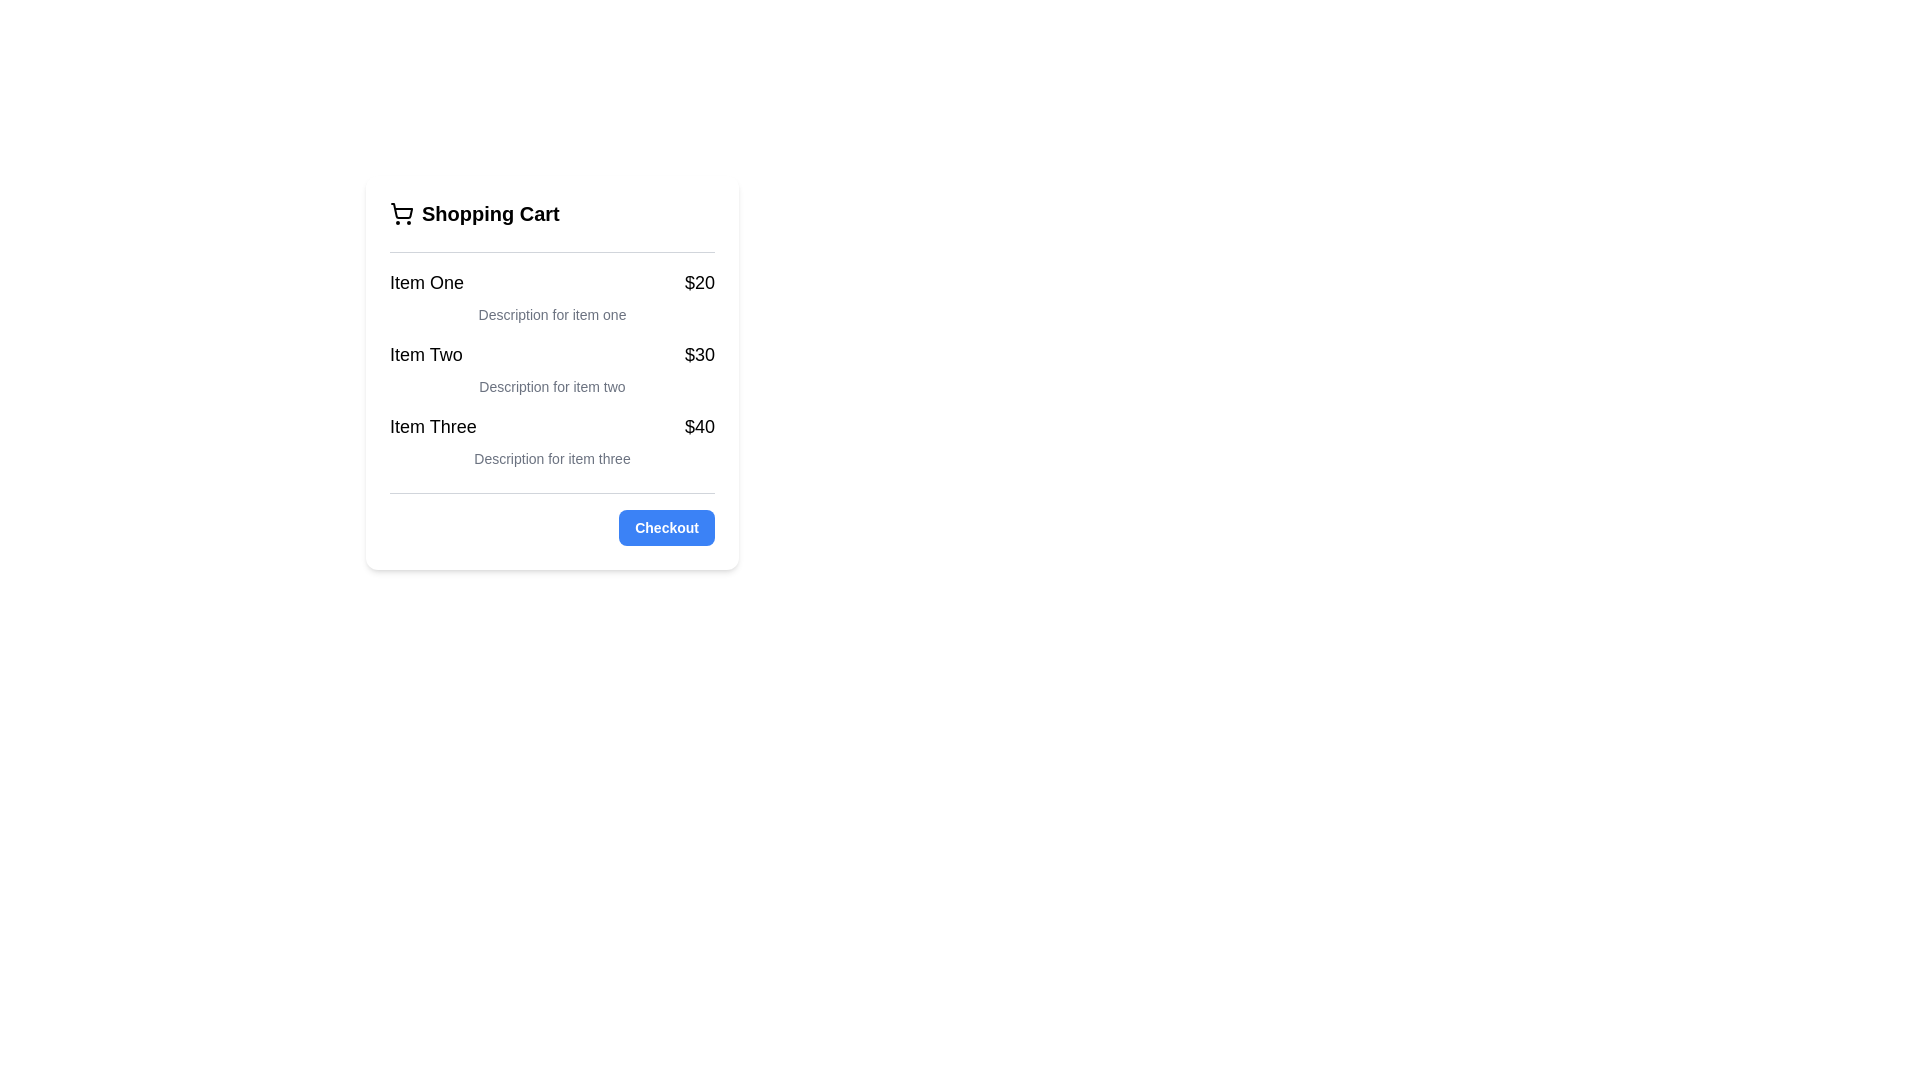 The width and height of the screenshot is (1920, 1080). I want to click on the shopping cart icon located at the top left section of the shopping cart interface, adjacent to the title 'Shopping Cart', so click(401, 211).